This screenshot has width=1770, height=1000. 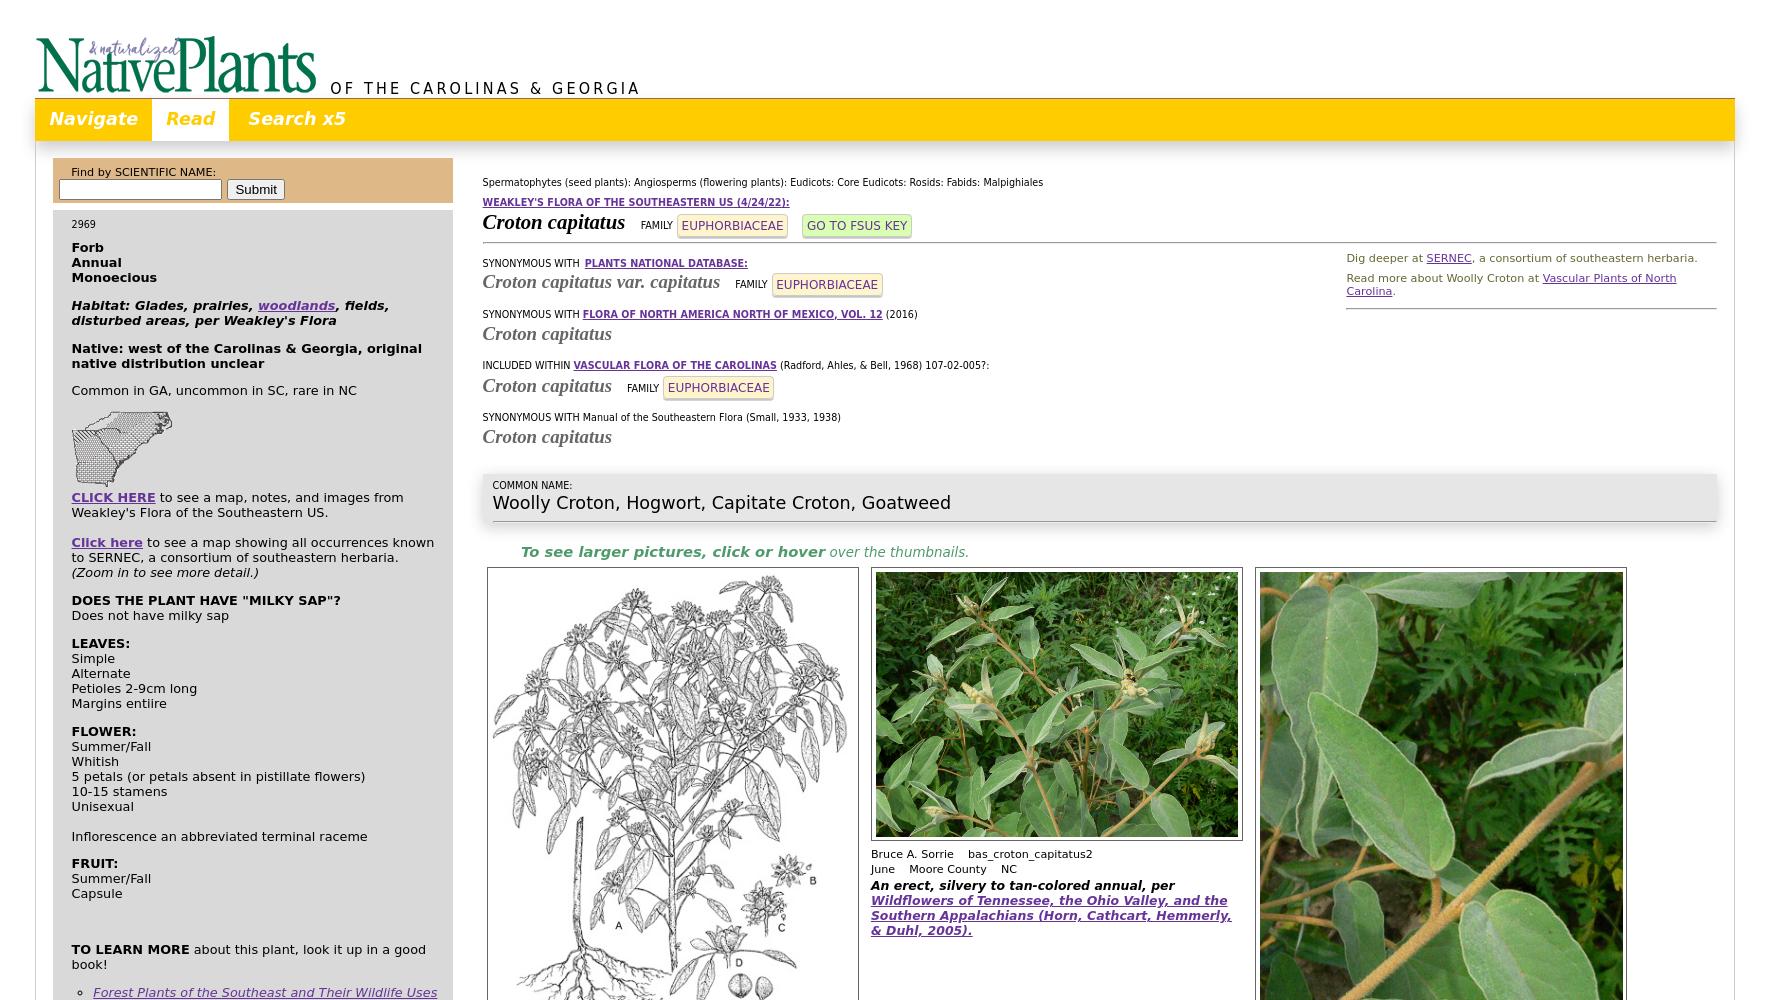 I want to click on 'Click here', so click(x=106, y=542).